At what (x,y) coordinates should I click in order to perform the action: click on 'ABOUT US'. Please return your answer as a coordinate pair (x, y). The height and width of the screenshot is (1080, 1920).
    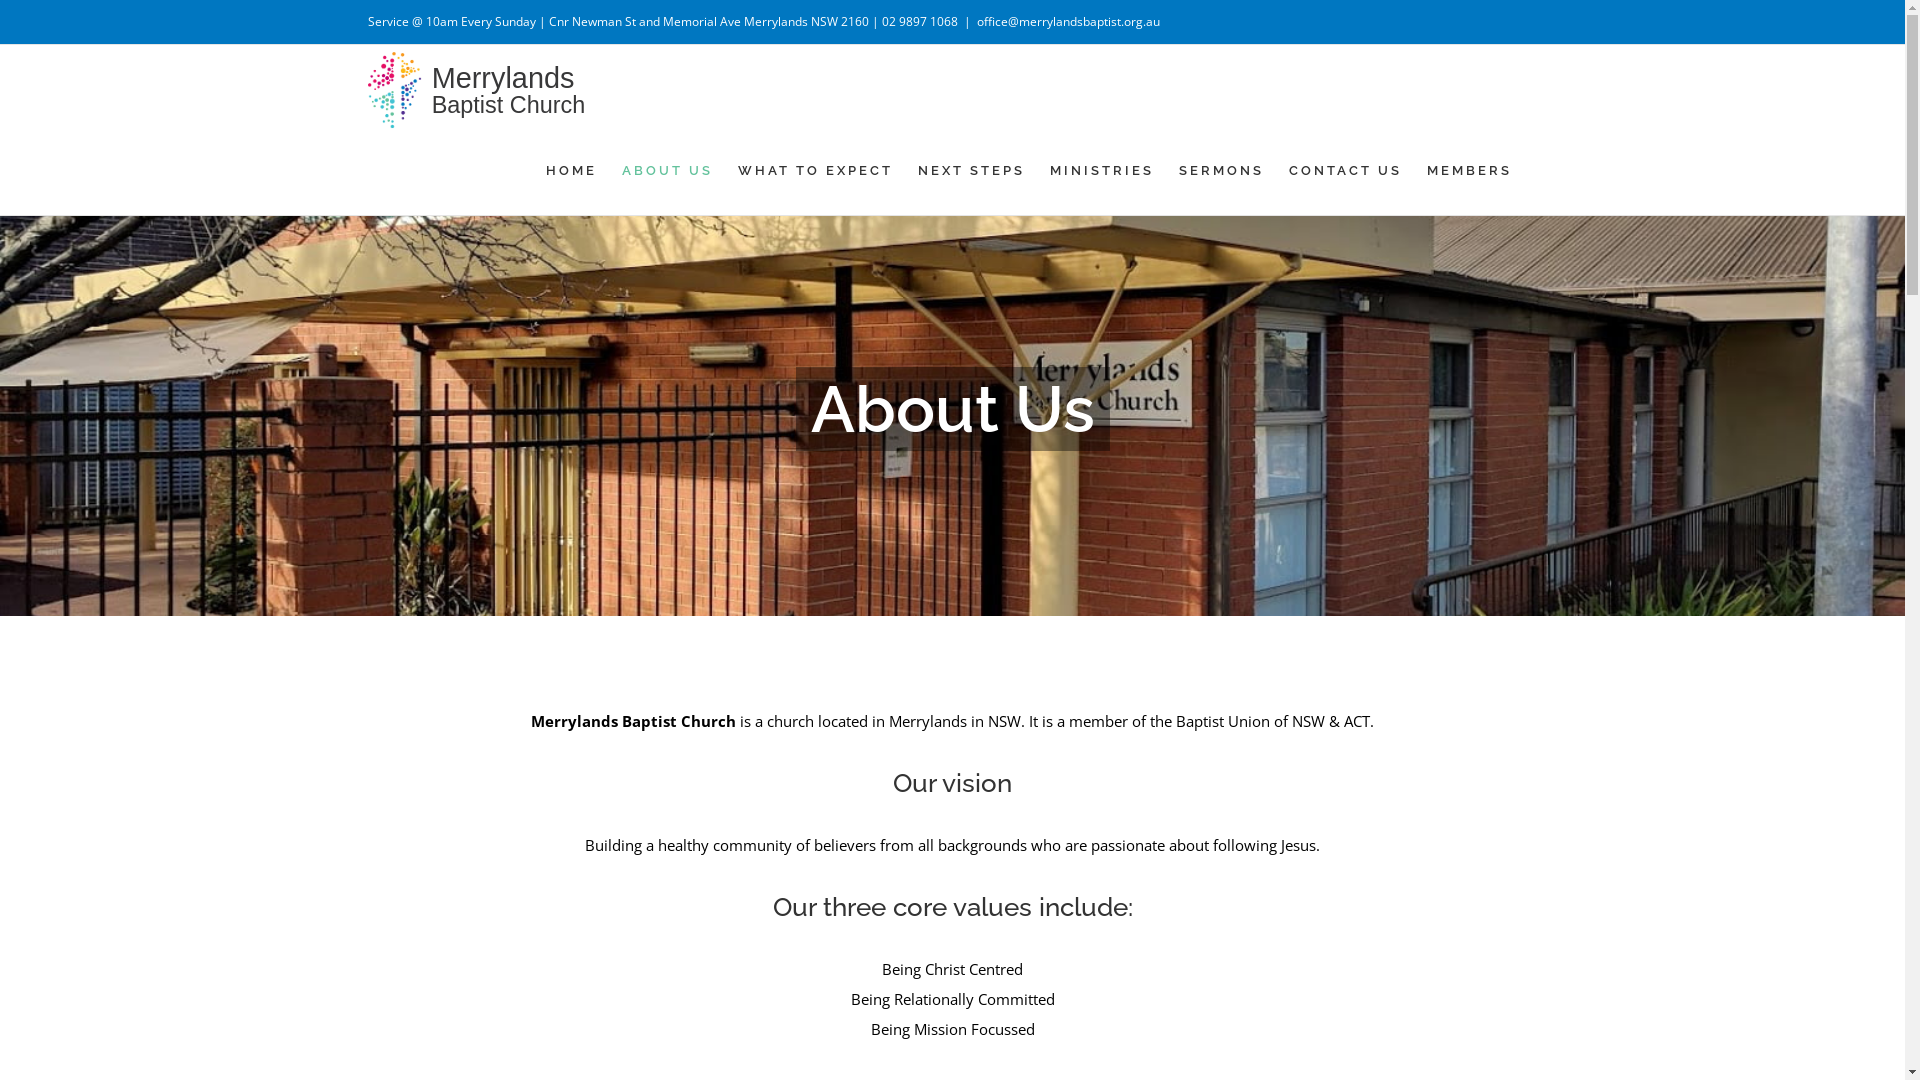
    Looking at the image, I should click on (667, 168).